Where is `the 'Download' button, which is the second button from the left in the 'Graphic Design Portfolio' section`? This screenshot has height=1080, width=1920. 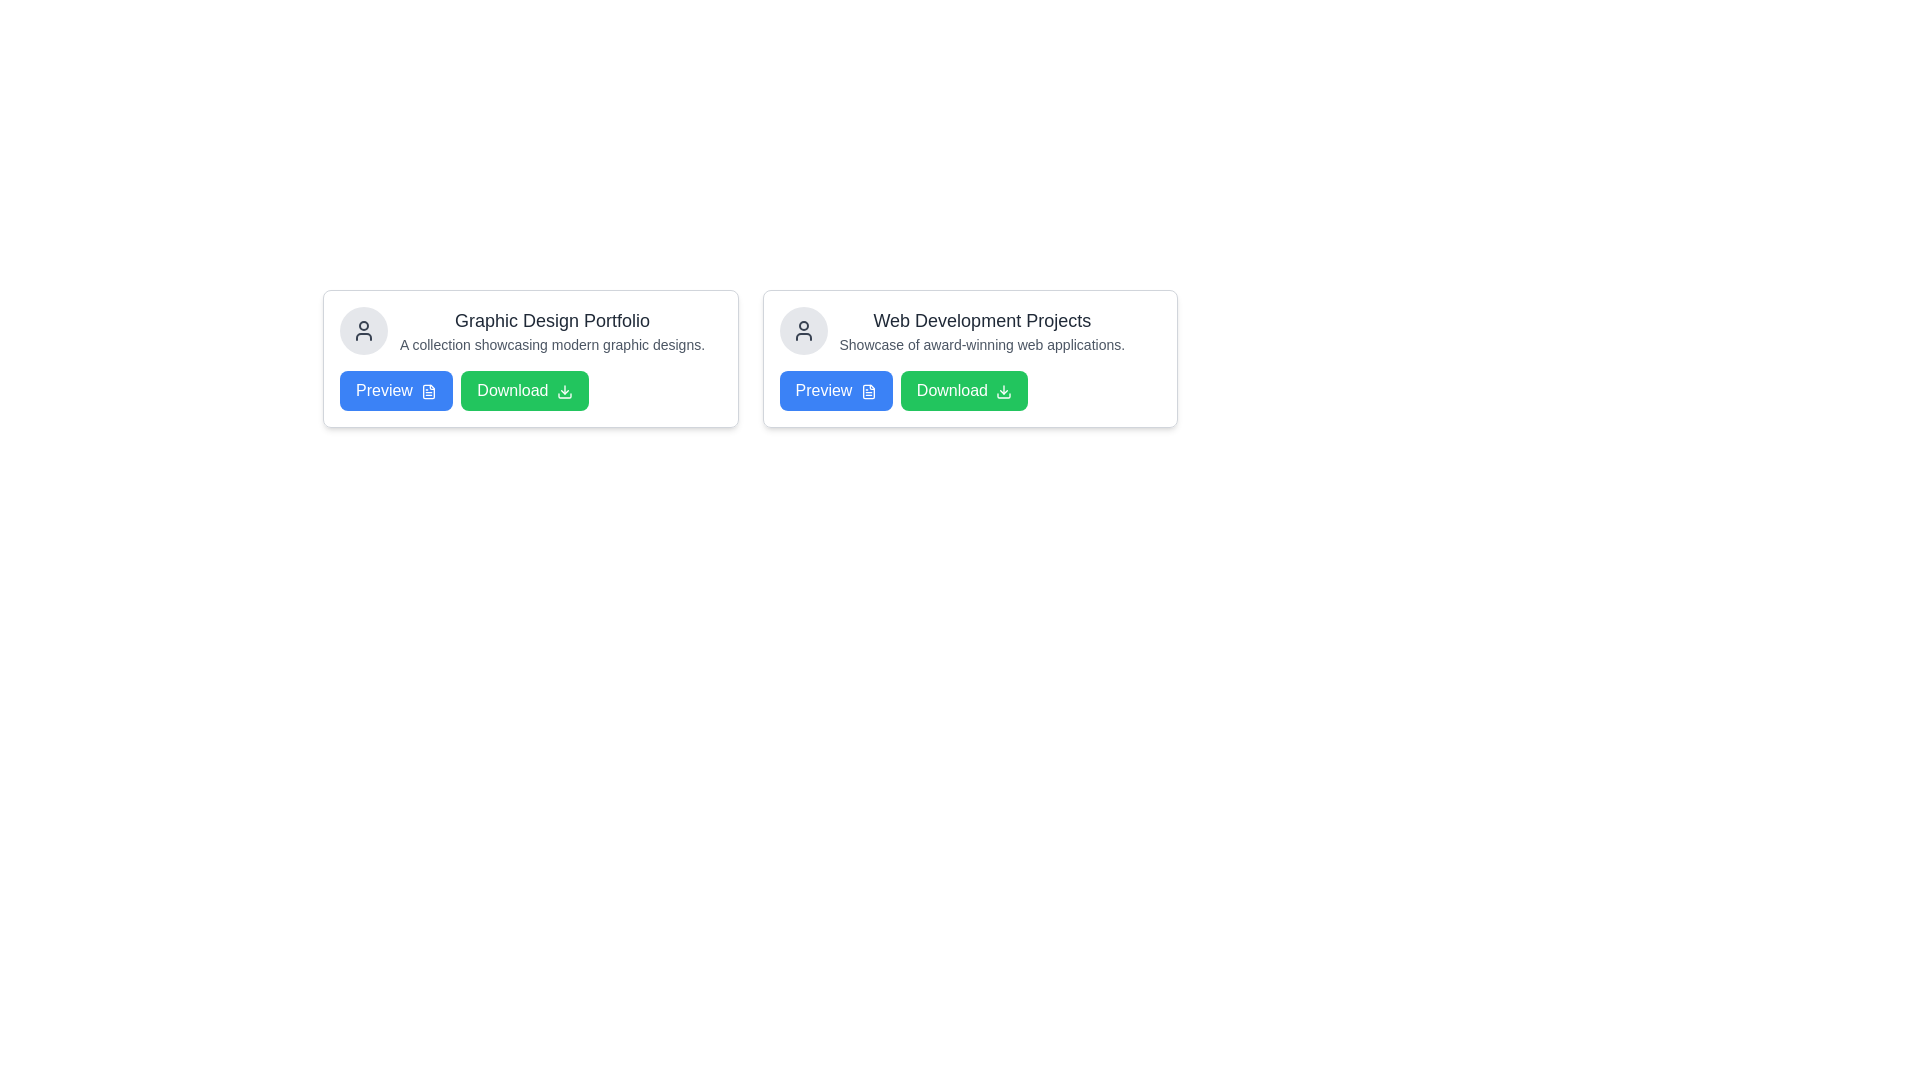
the 'Download' button, which is the second button from the left in the 'Graphic Design Portfolio' section is located at coordinates (525, 390).